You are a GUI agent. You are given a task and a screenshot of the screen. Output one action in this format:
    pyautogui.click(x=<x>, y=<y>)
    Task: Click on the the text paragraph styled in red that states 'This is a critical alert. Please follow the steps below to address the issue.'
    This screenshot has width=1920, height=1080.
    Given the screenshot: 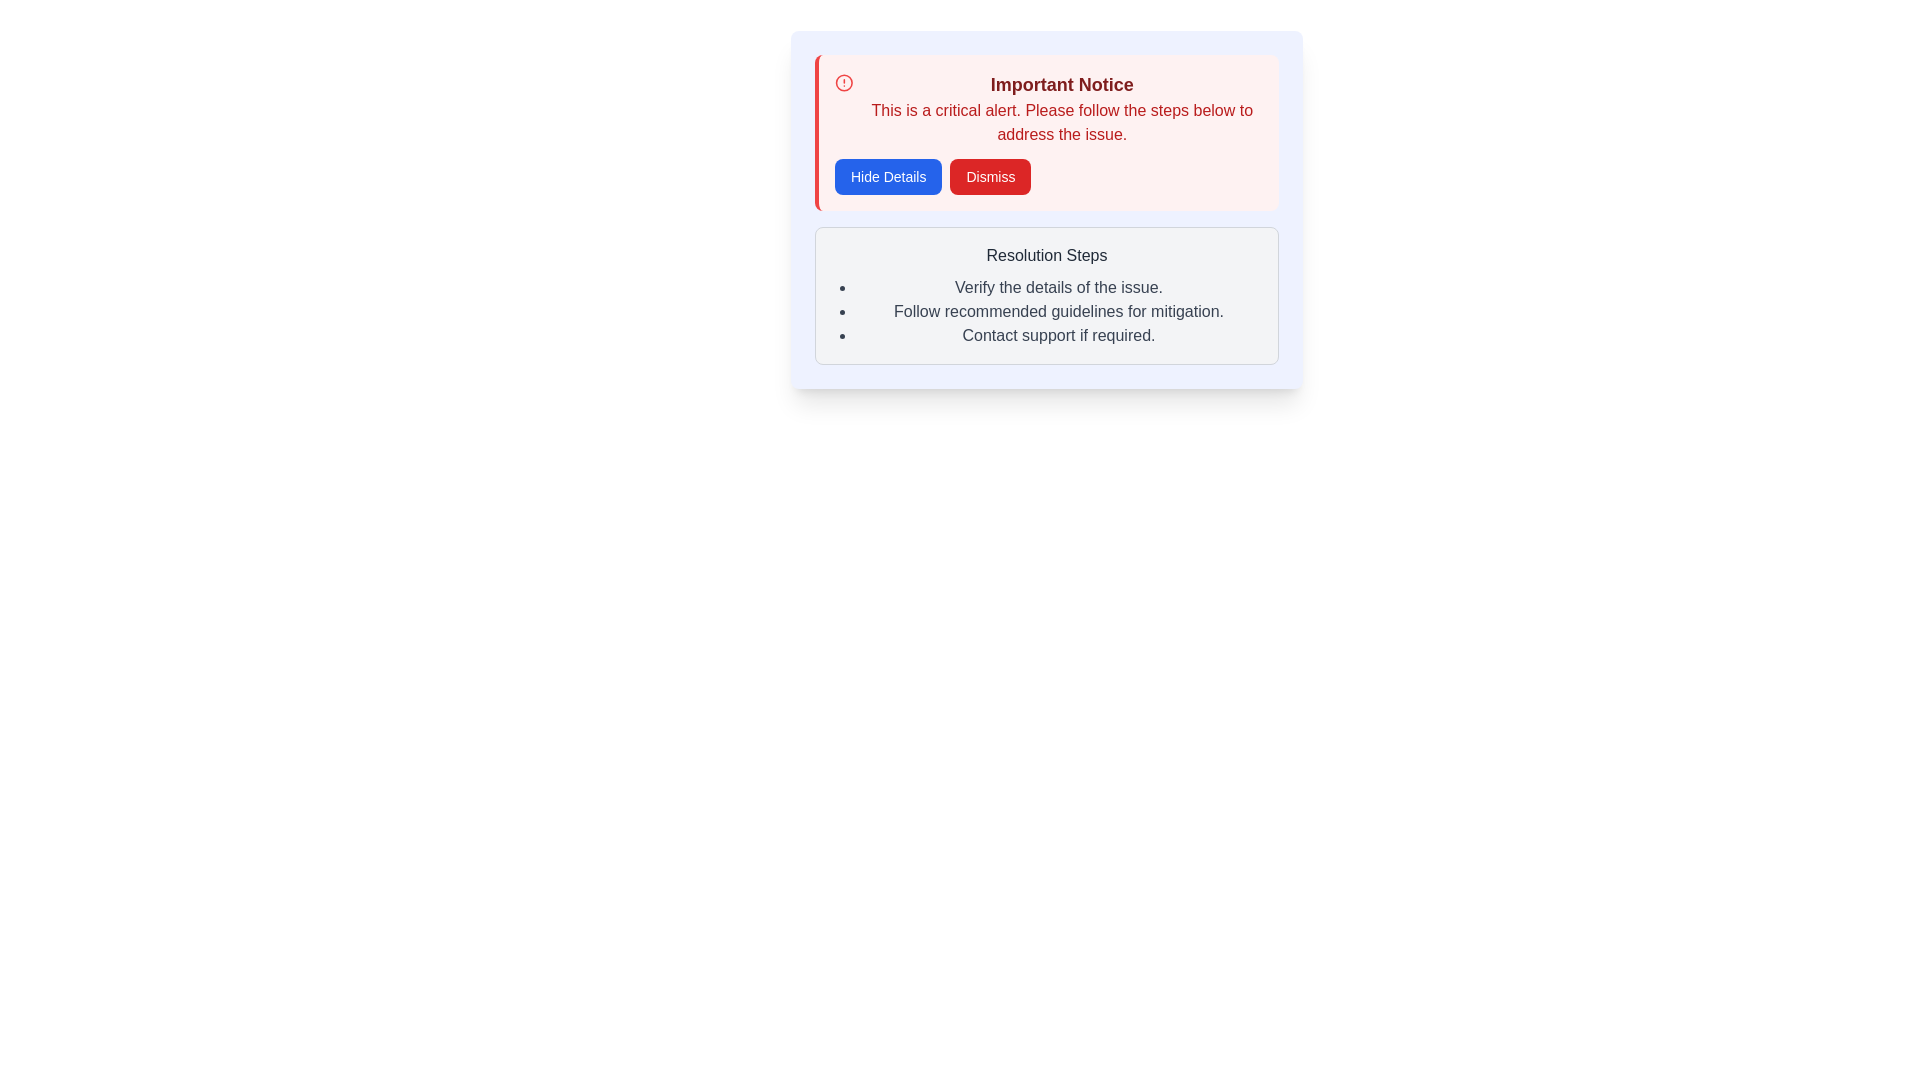 What is the action you would take?
    pyautogui.click(x=1061, y=123)
    